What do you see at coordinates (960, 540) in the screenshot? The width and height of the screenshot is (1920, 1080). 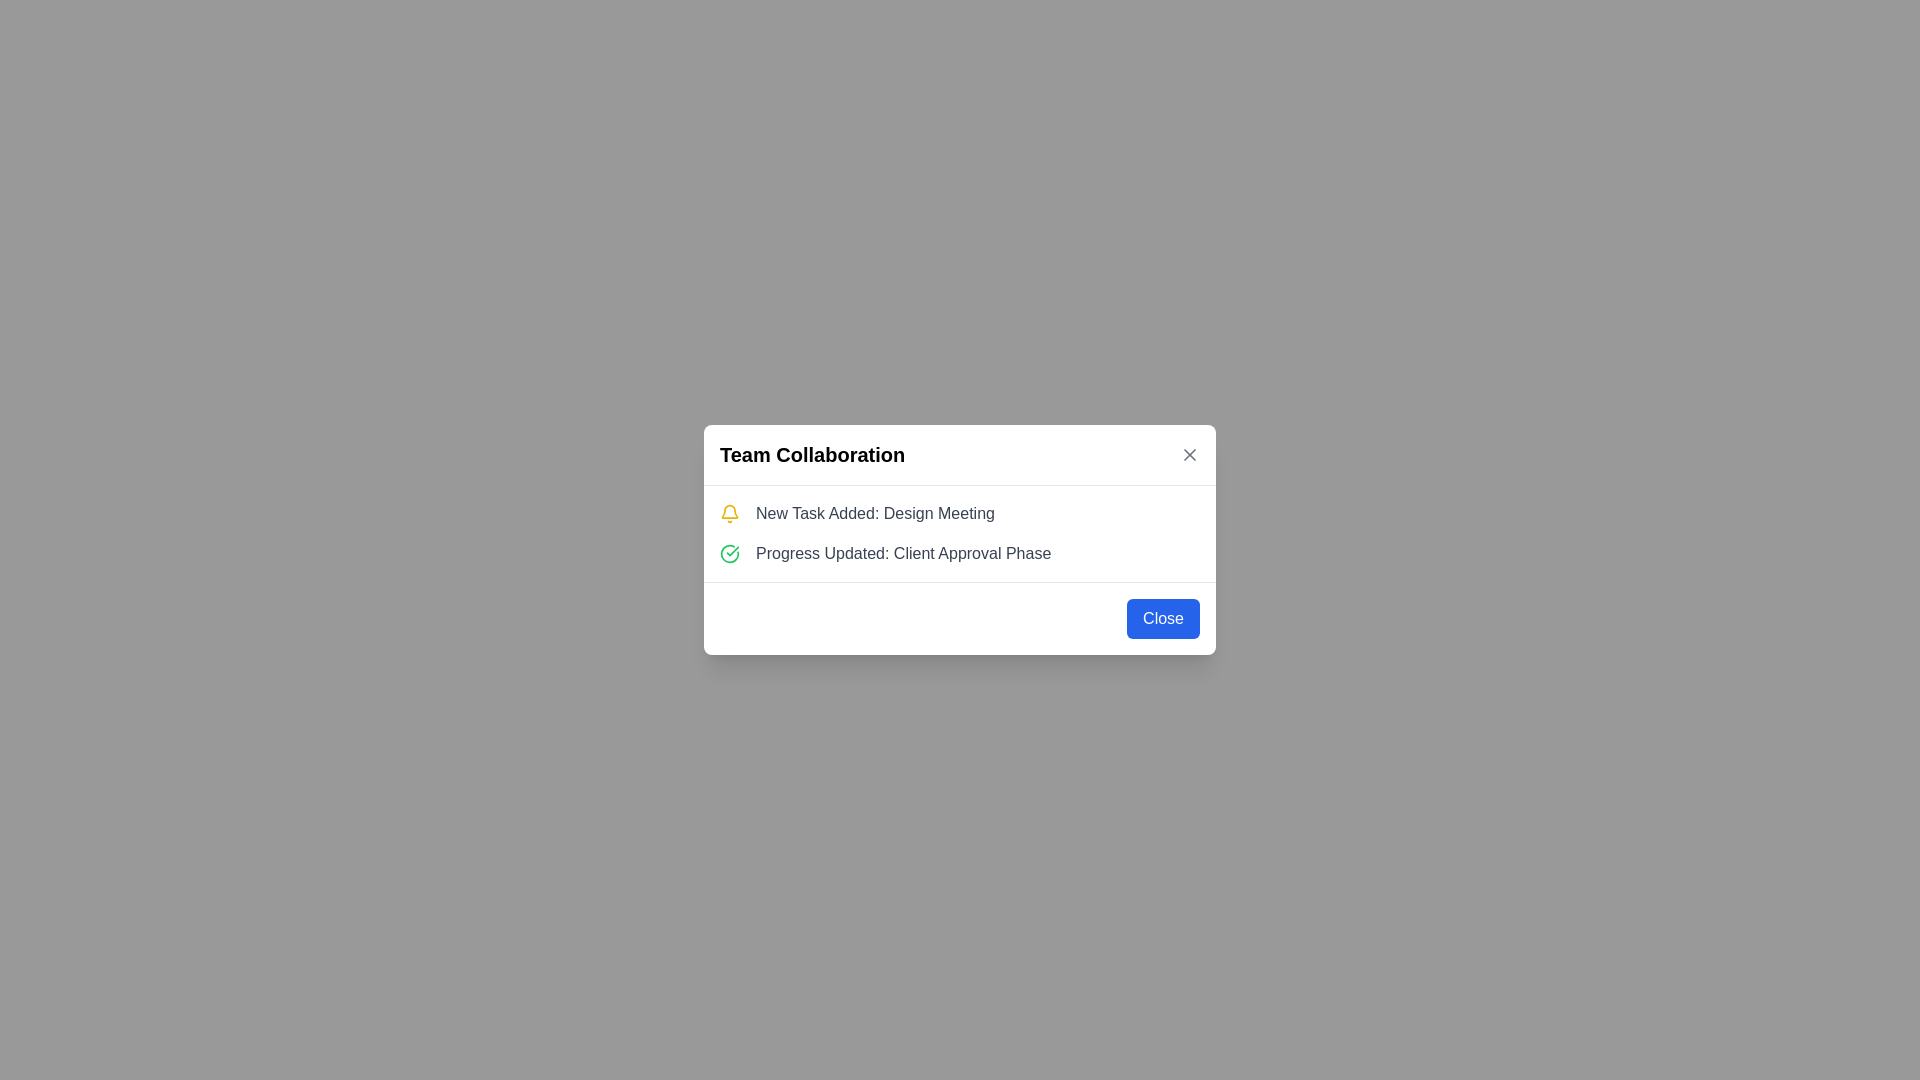 I see `the modal dialog box to interact with its nested elements, including notification messages and the close button` at bounding box center [960, 540].